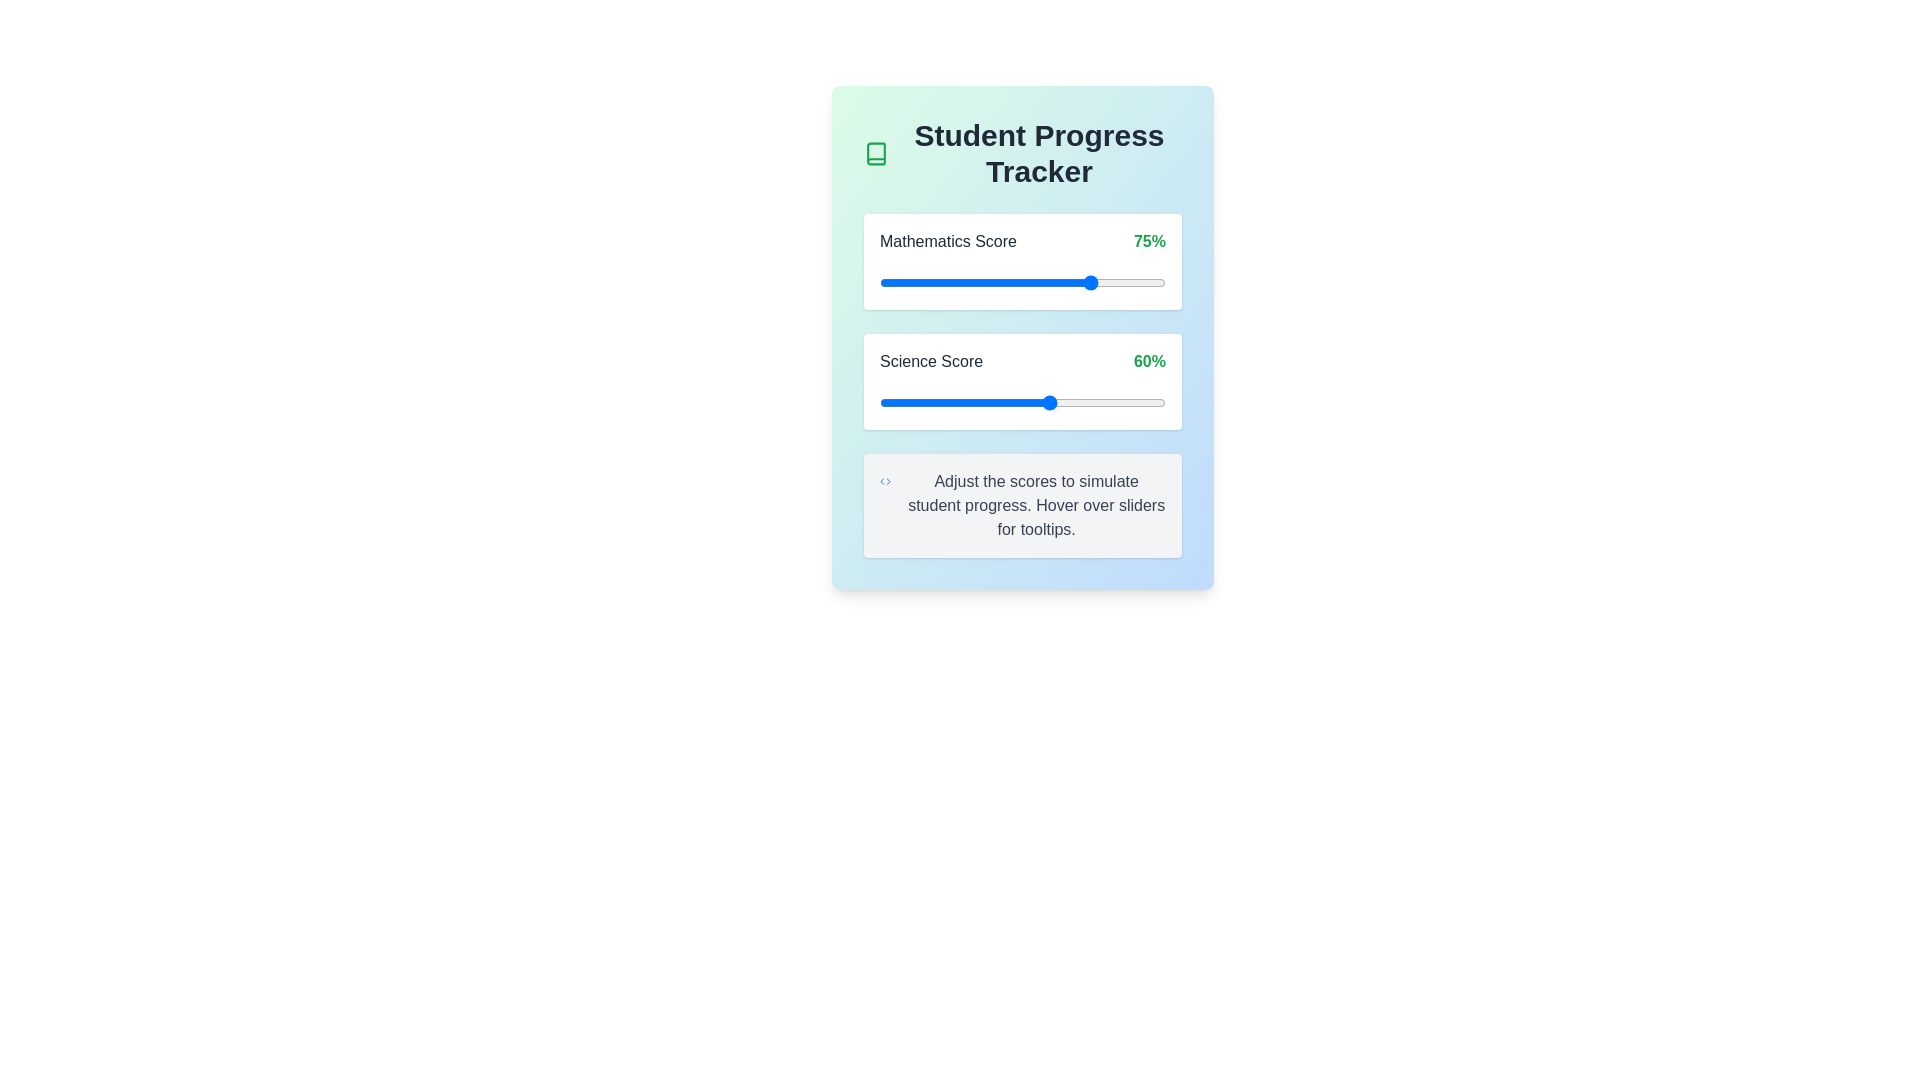  What do you see at coordinates (1047, 402) in the screenshot?
I see `the Science Score slider to 59%` at bounding box center [1047, 402].